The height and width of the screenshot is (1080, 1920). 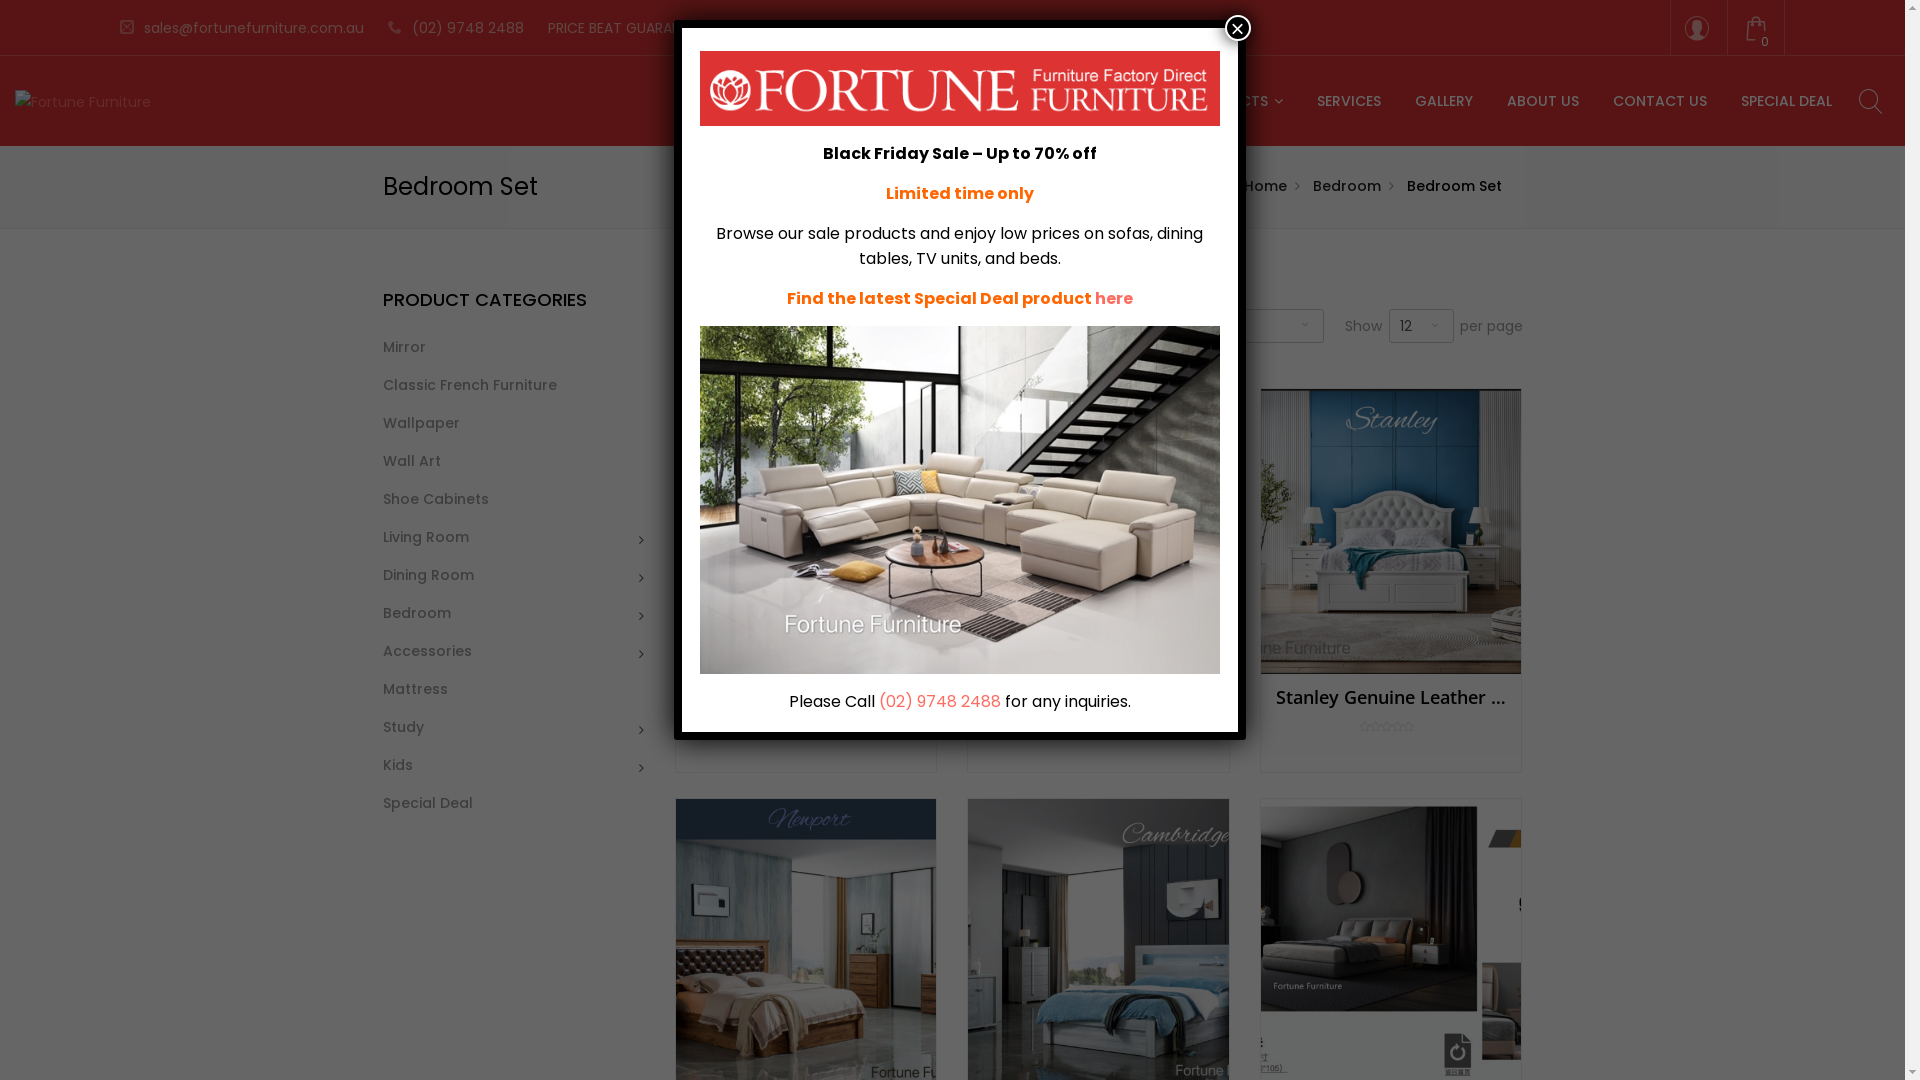 I want to click on 'Mattress', so click(x=413, y=685).